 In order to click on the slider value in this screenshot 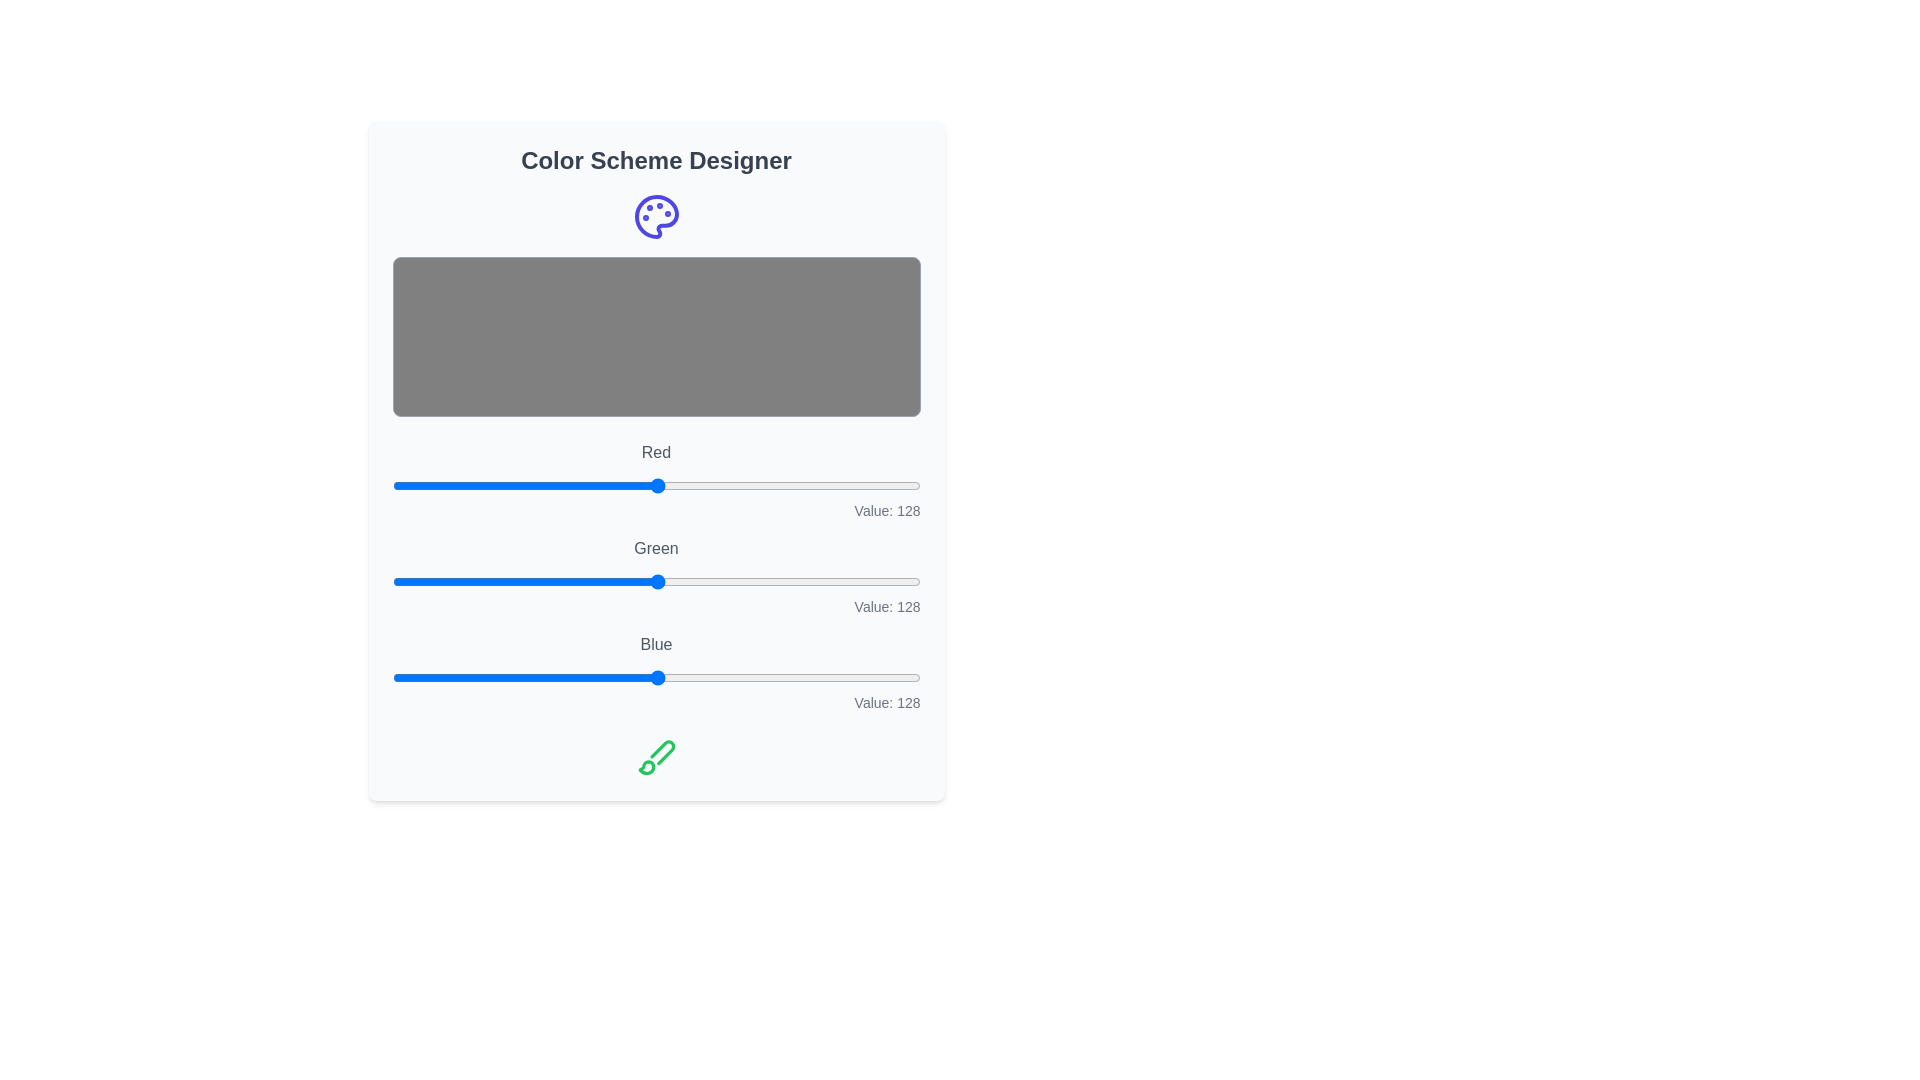, I will do `click(797, 677)`.